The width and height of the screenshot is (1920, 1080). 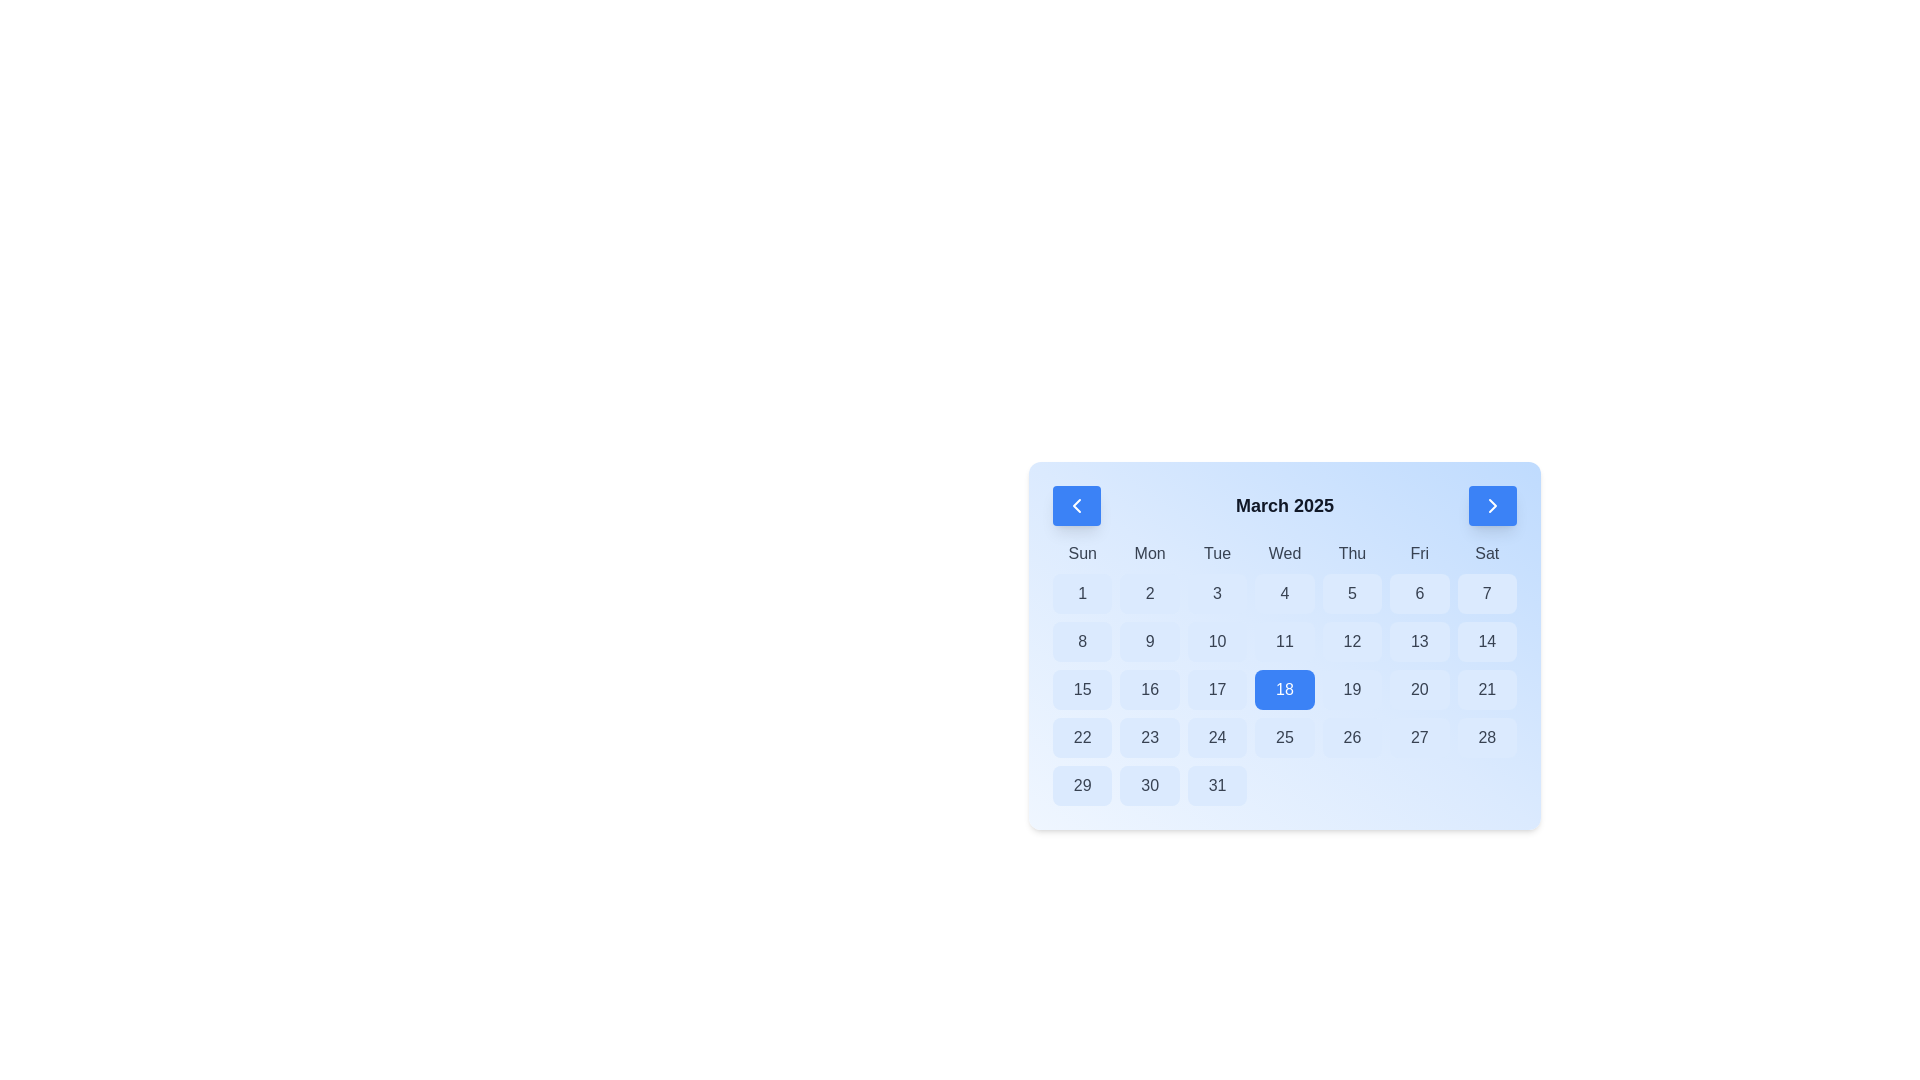 I want to click on the button styled as a rounded rectangle with a light blue background displaying the number '4' in bold black text, located in the calendar grid under the column labeled 'Wed', so click(x=1283, y=593).